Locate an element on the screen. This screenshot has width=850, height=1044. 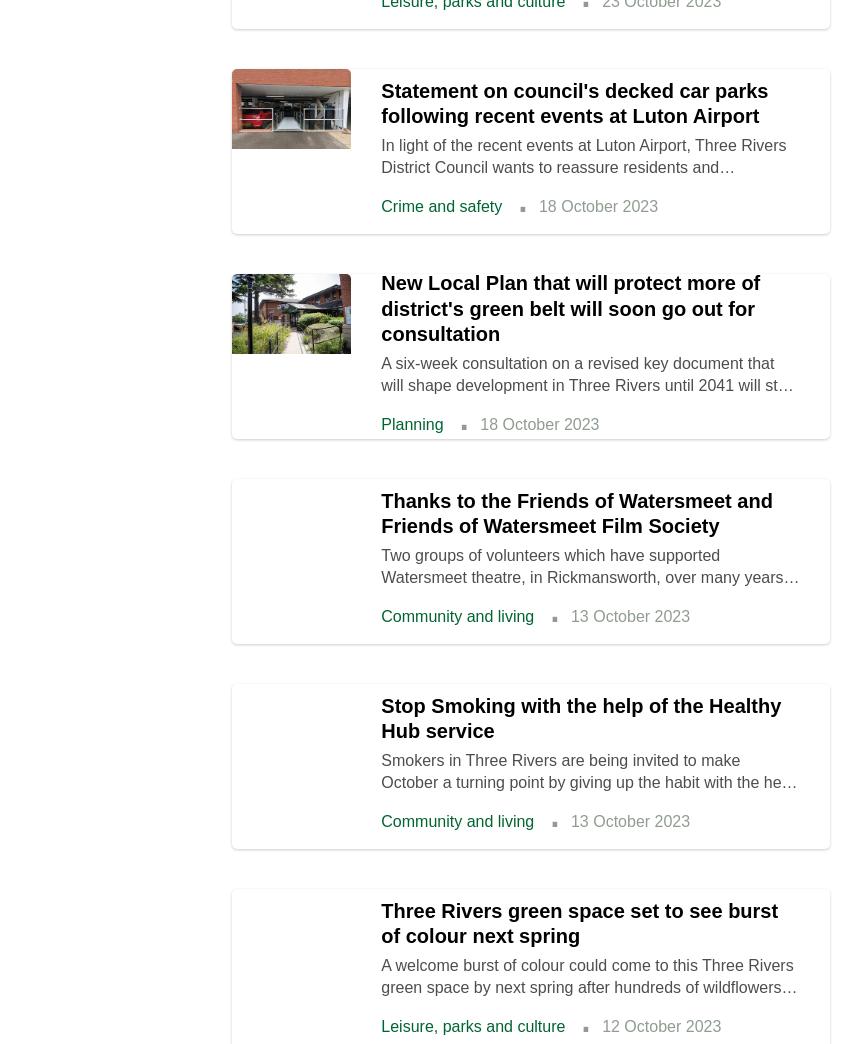
'Stop Smoking with the help of the Healthy Hub service' is located at coordinates (580, 716).